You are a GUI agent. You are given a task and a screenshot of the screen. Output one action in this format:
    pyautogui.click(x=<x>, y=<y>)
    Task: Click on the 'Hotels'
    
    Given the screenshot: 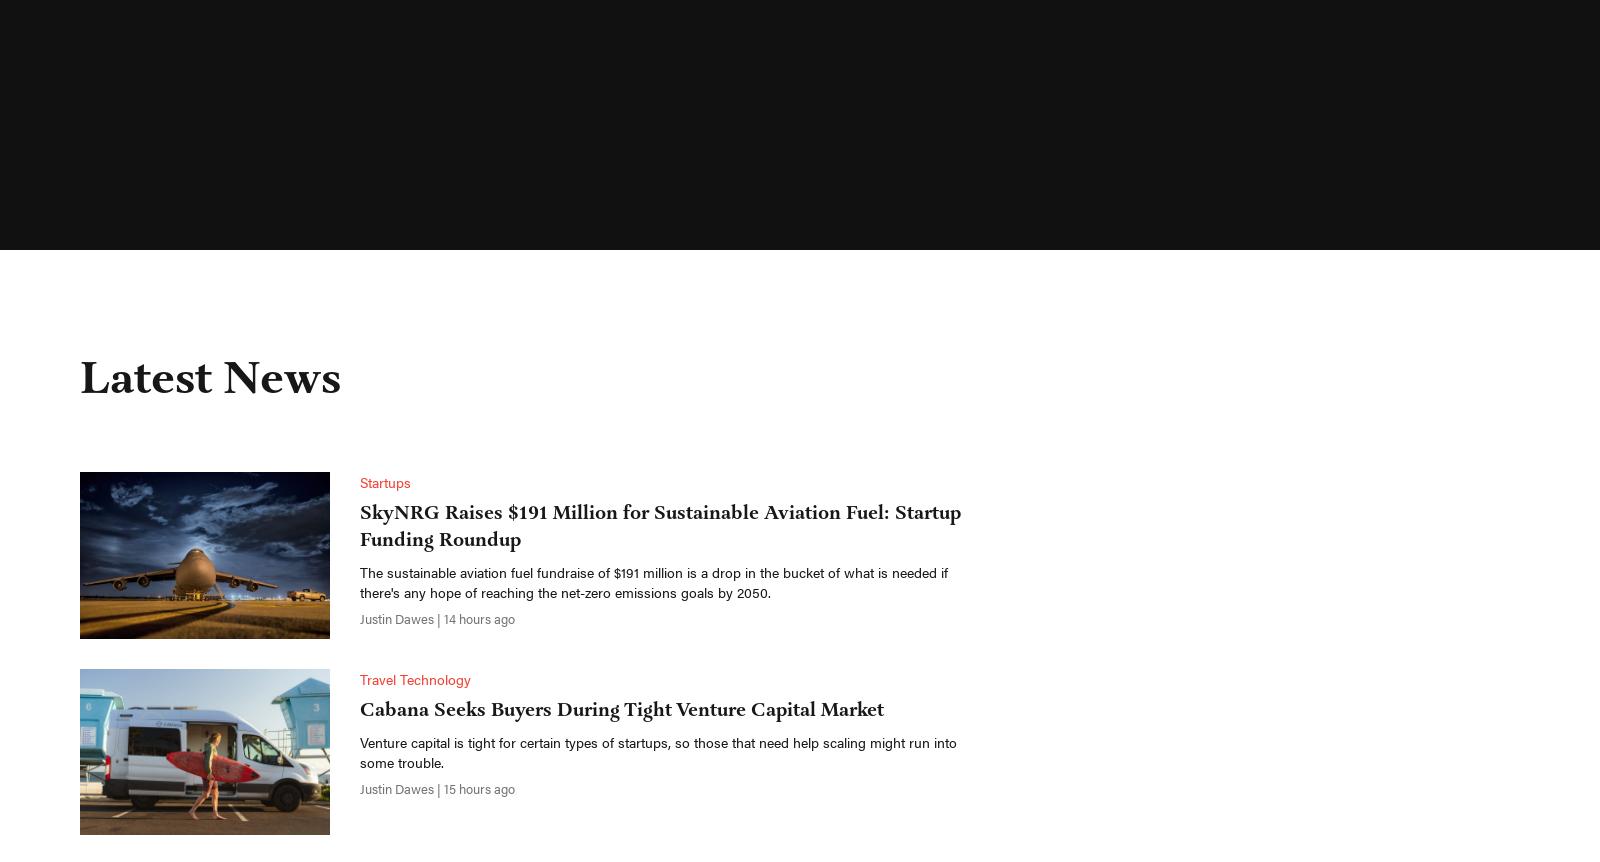 What is the action you would take?
    pyautogui.click(x=379, y=301)
    